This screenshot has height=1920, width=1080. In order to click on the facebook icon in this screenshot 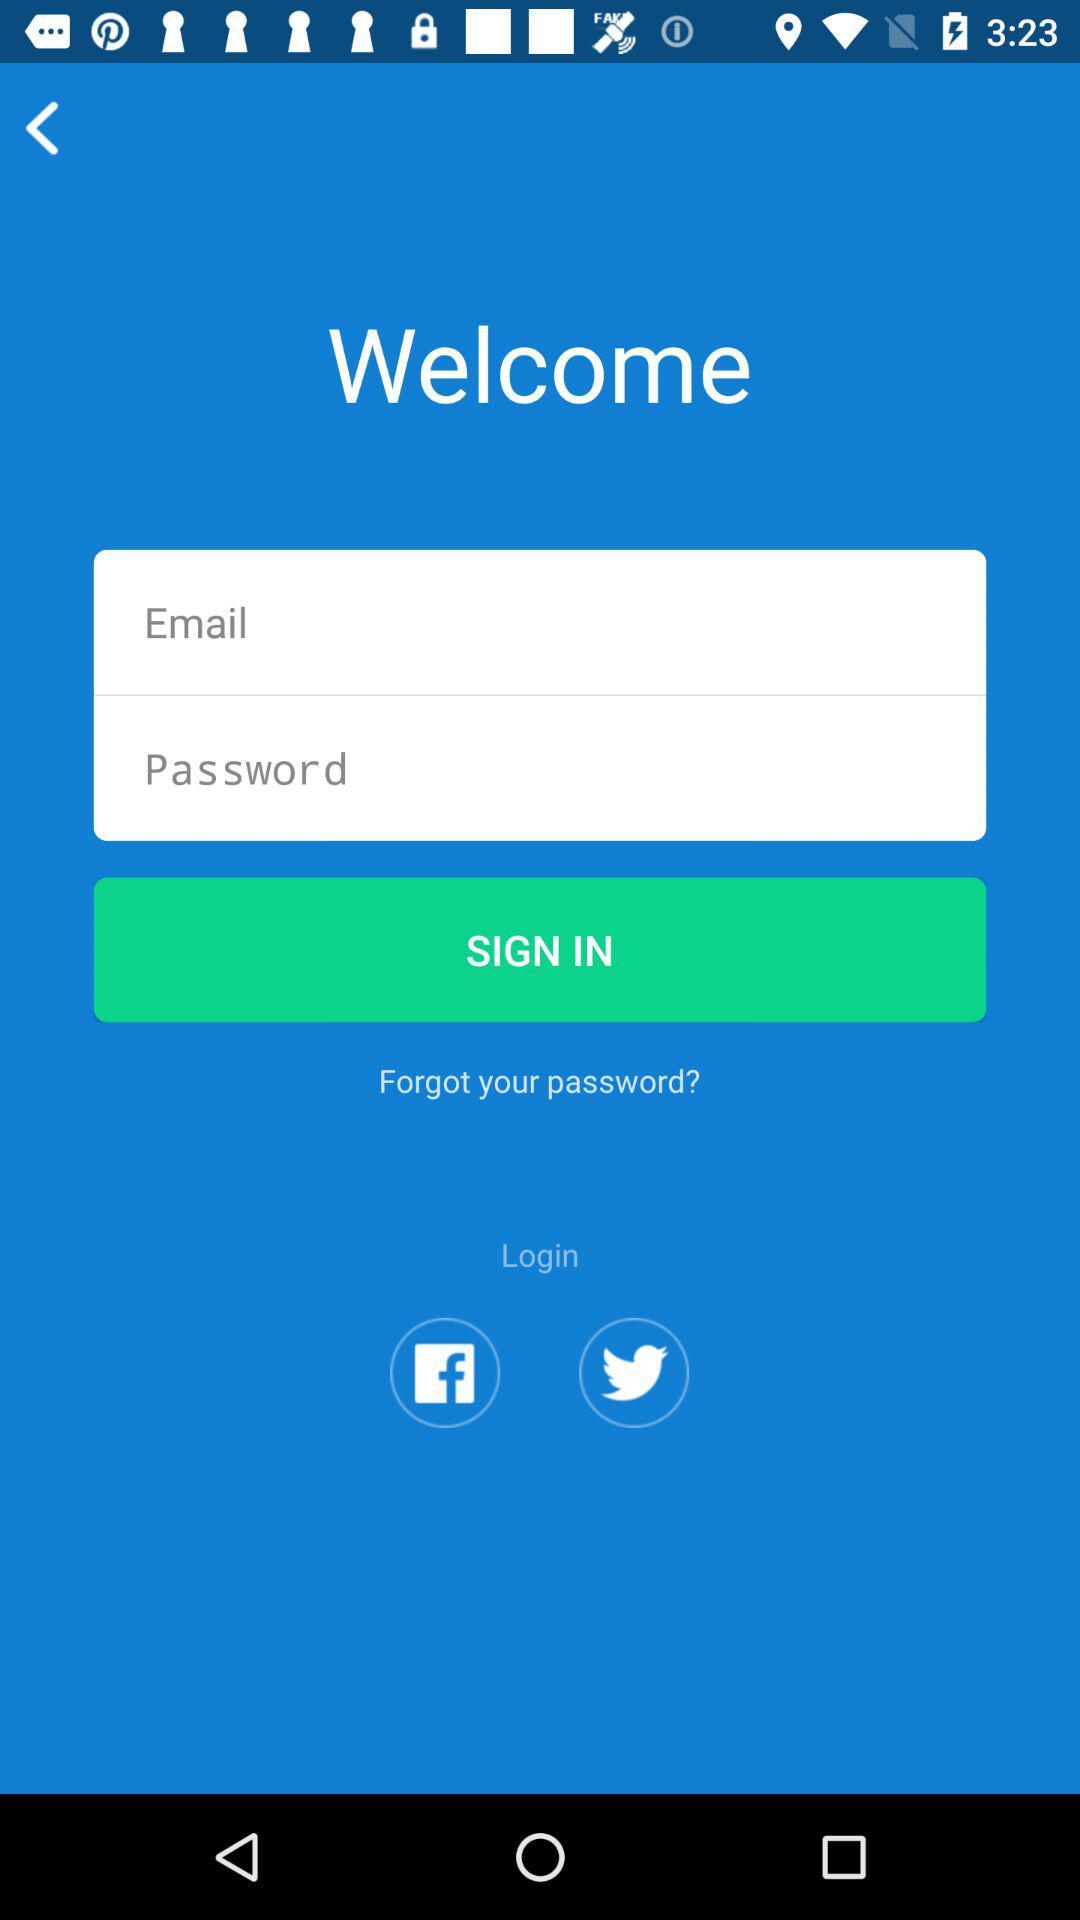, I will do `click(444, 1469)`.